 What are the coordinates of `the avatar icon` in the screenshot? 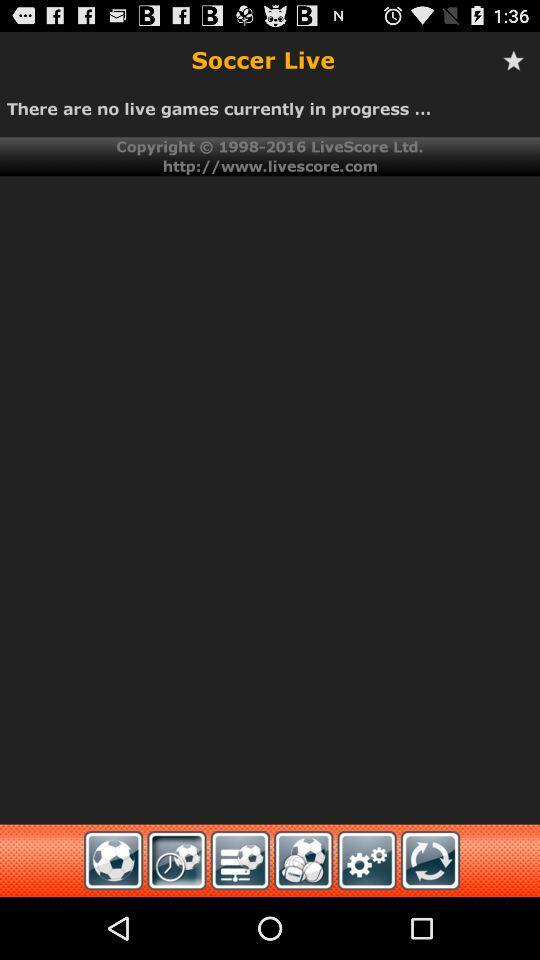 It's located at (302, 921).